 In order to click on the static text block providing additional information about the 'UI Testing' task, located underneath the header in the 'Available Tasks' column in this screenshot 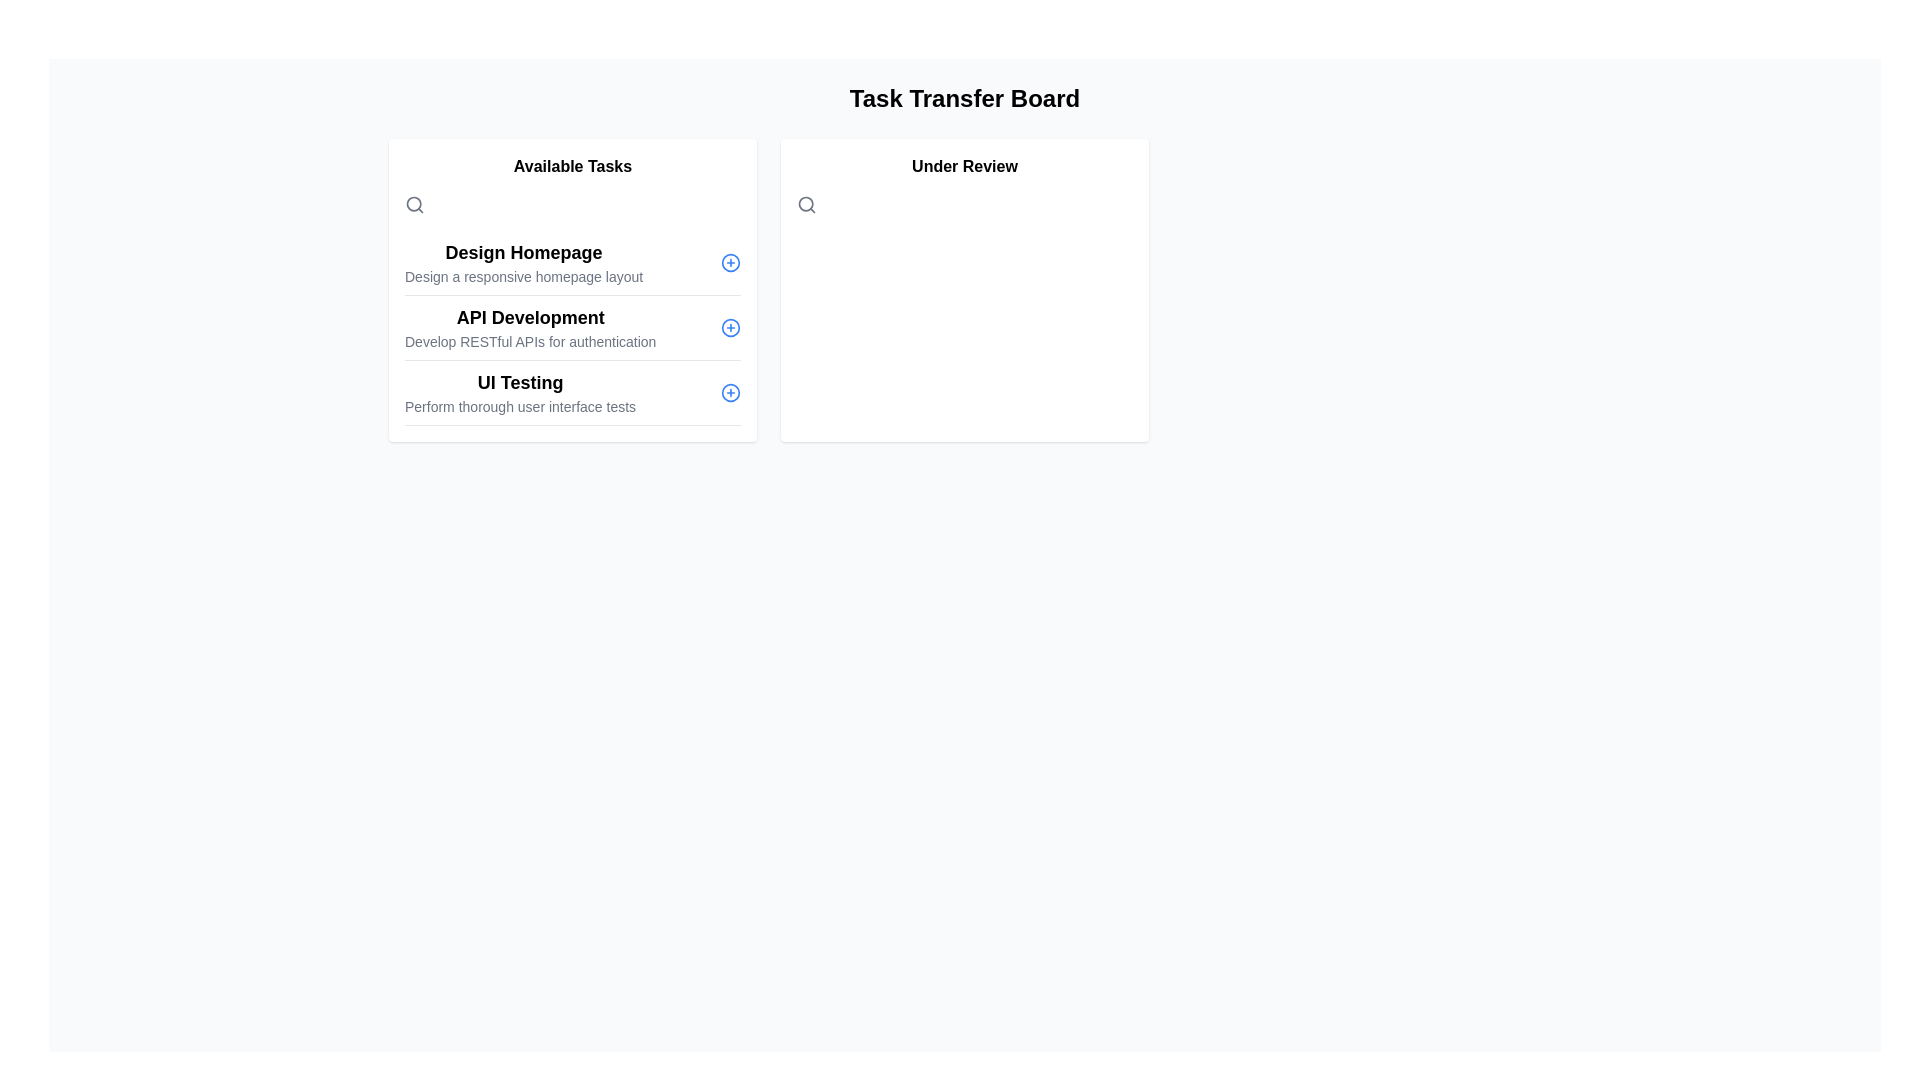, I will do `click(520, 406)`.